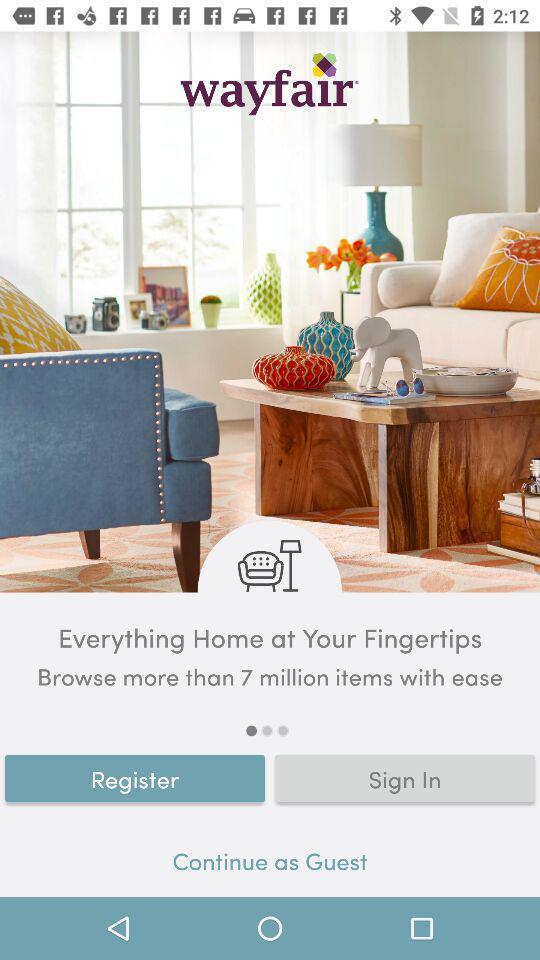  What do you see at coordinates (135, 777) in the screenshot?
I see `the register item` at bounding box center [135, 777].